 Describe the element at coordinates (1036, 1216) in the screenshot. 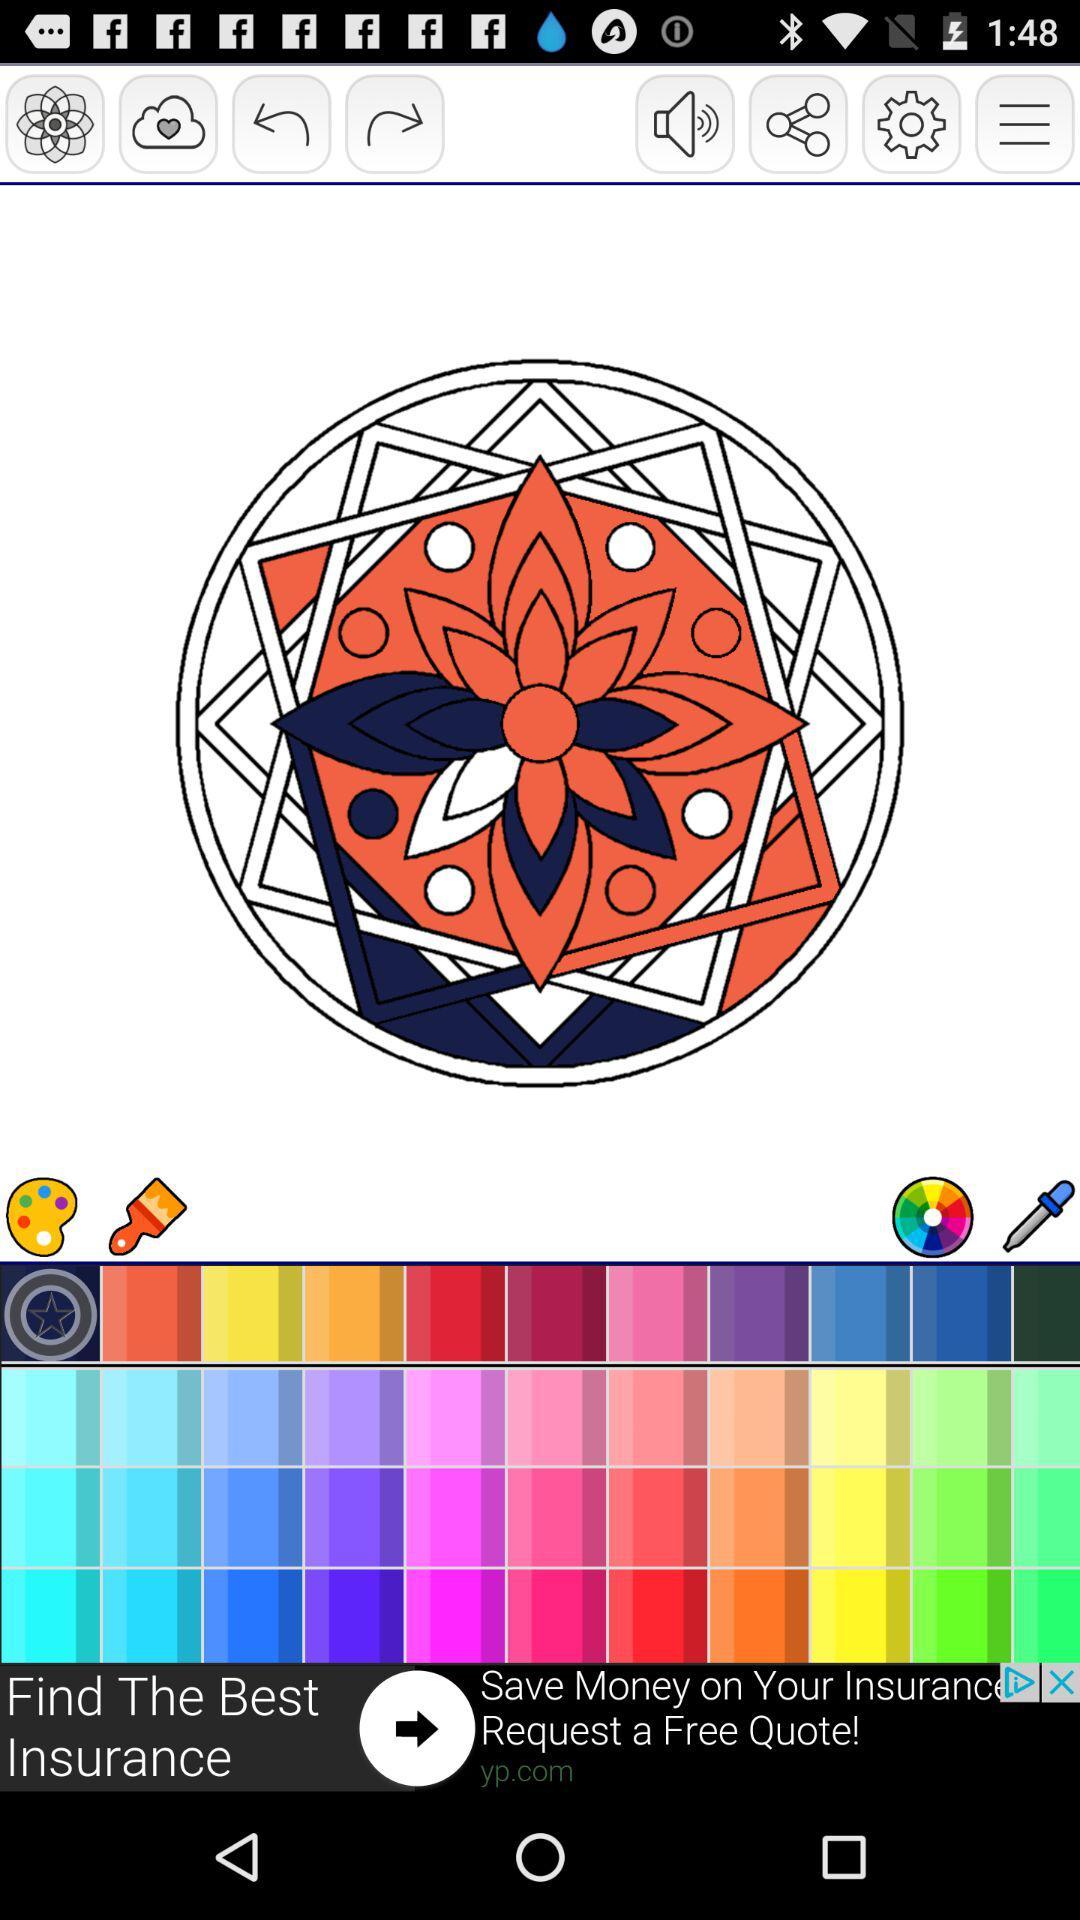

I see `drop` at that location.